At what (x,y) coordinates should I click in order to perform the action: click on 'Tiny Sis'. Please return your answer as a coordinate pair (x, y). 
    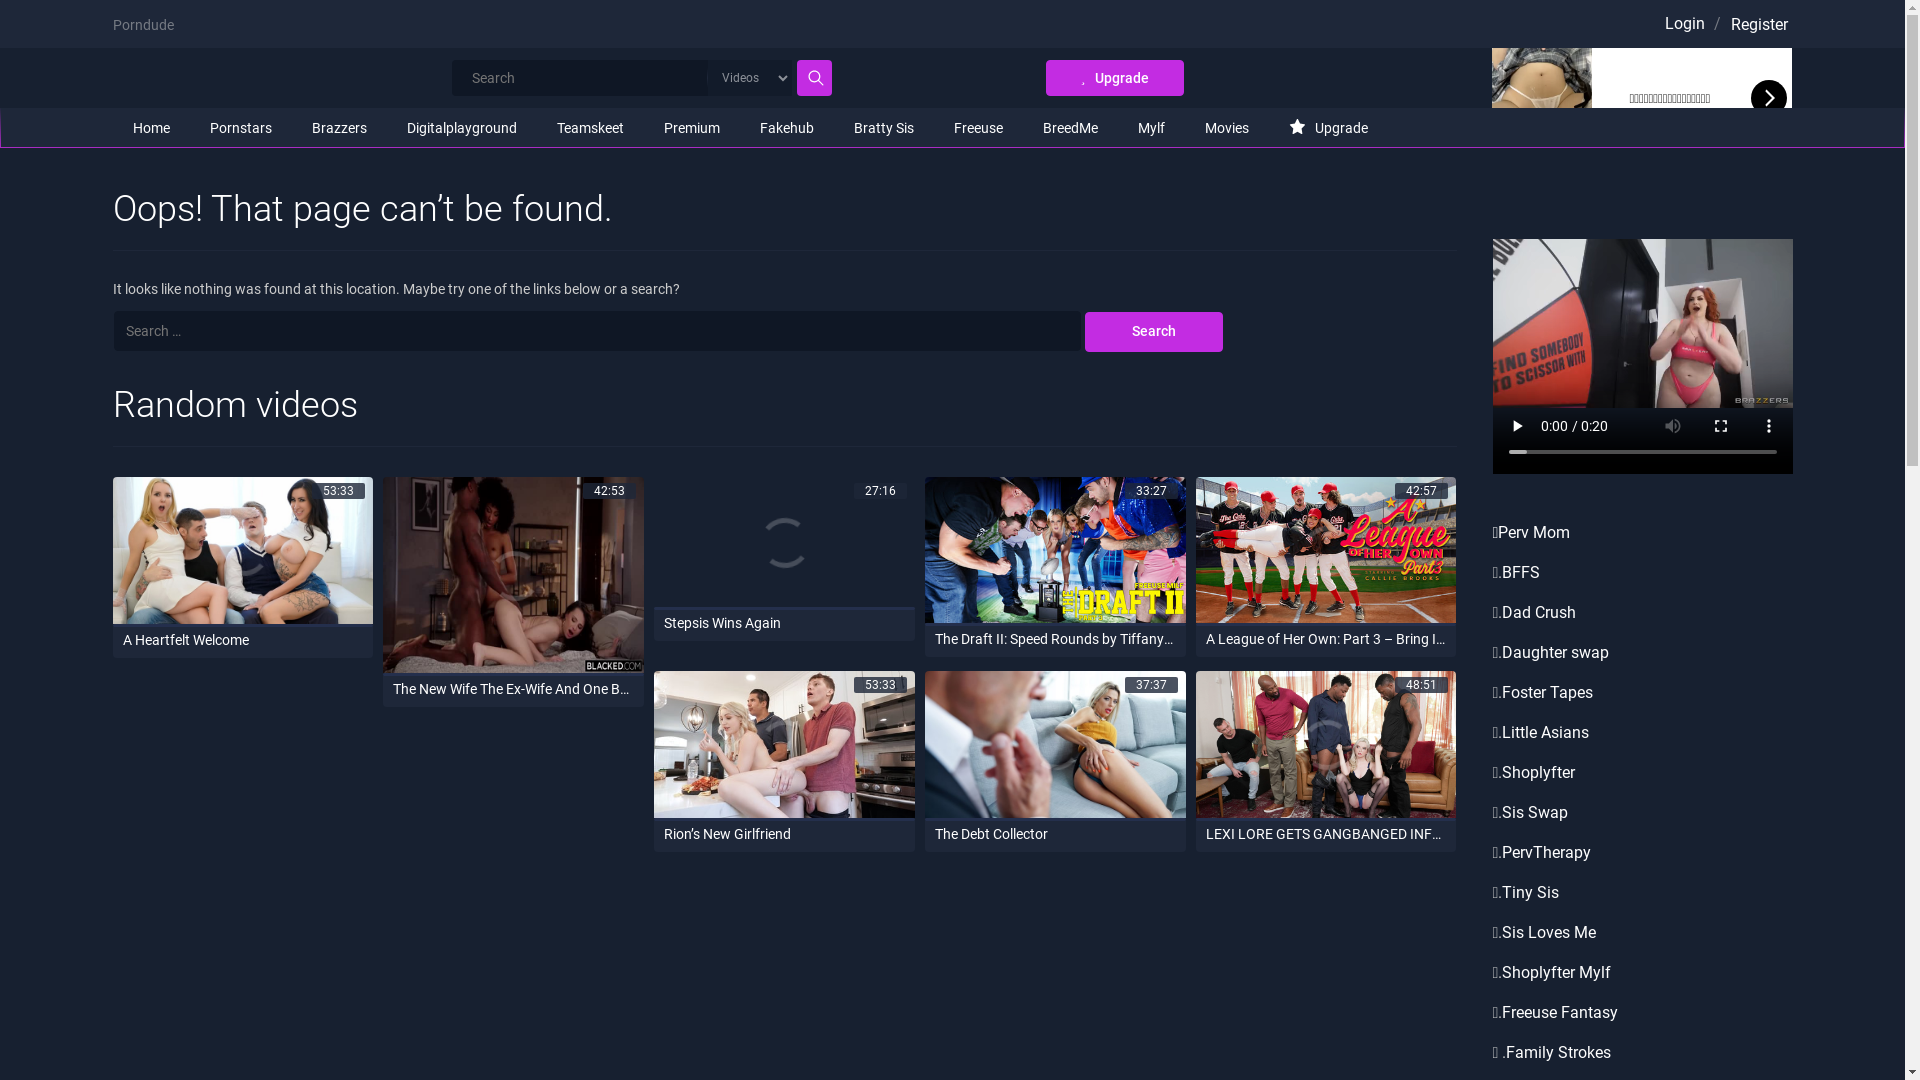
    Looking at the image, I should click on (1529, 891).